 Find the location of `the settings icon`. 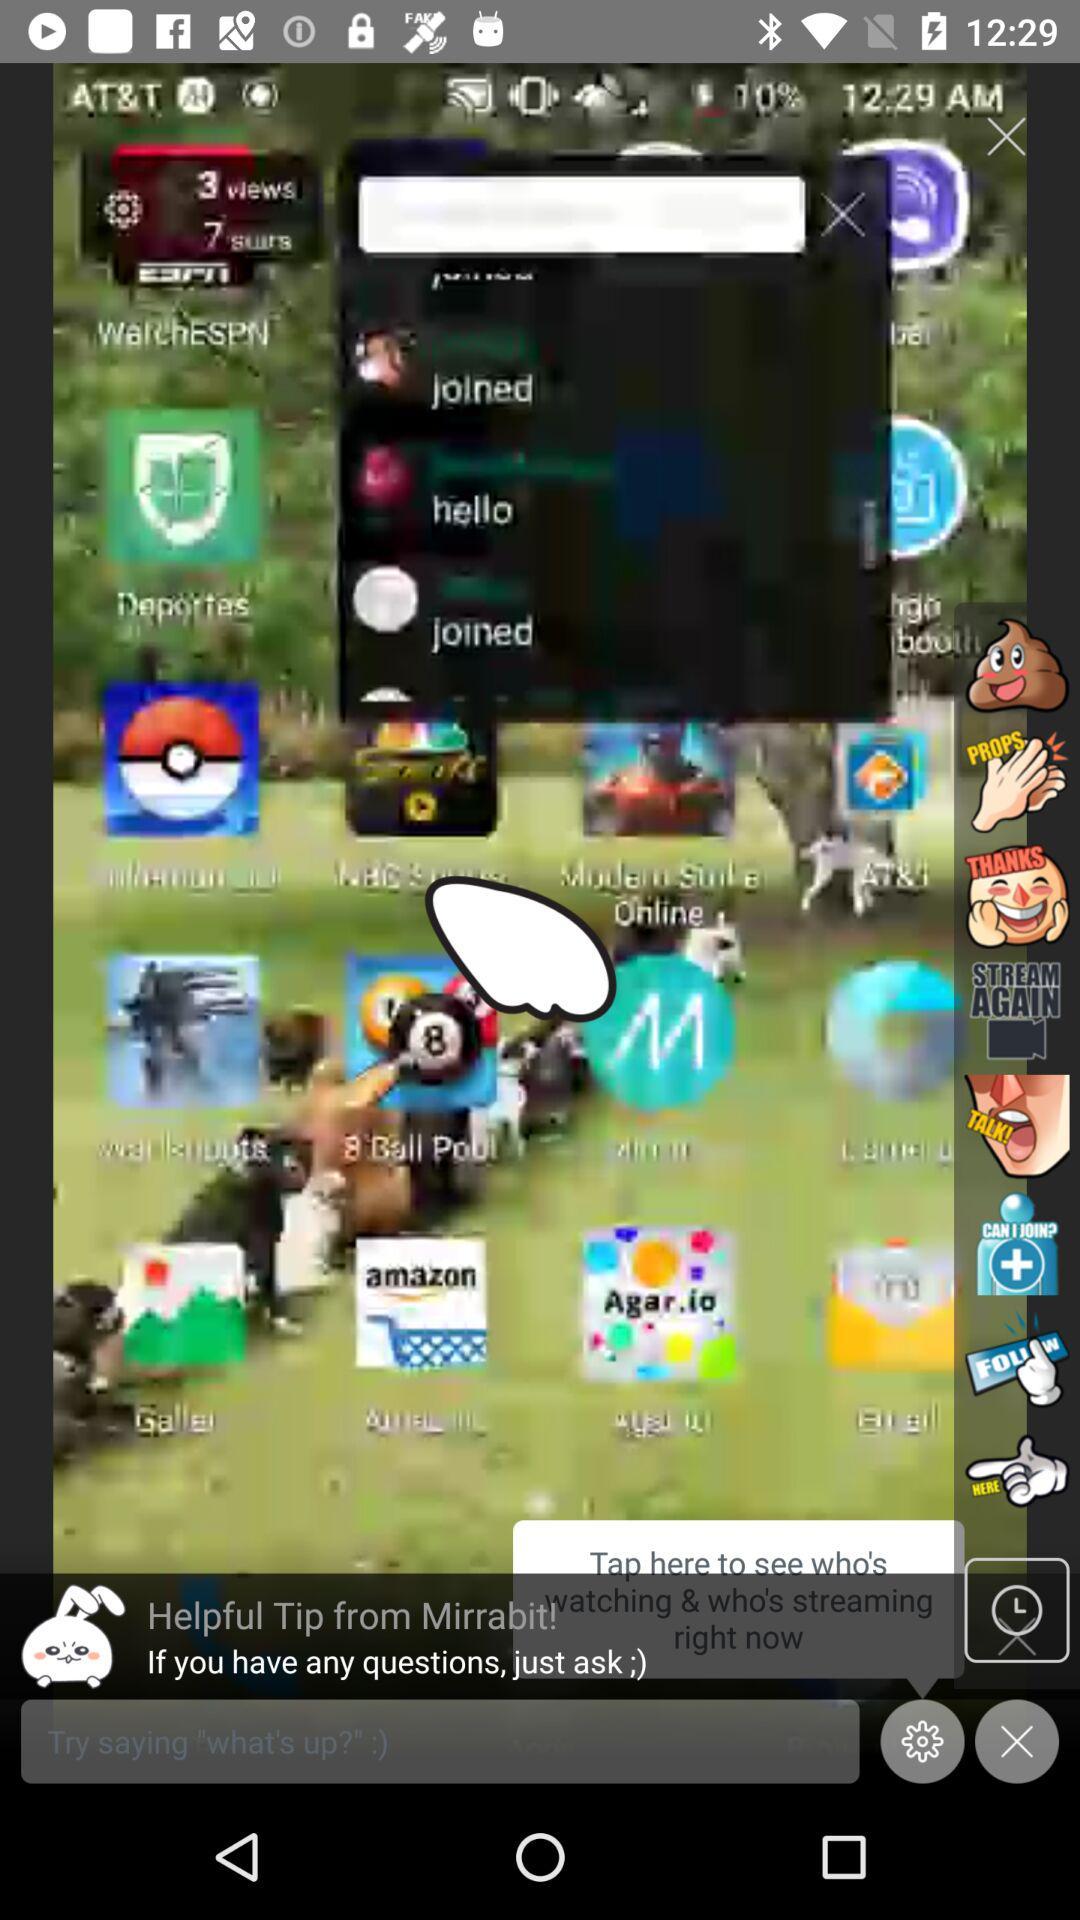

the settings icon is located at coordinates (922, 1740).